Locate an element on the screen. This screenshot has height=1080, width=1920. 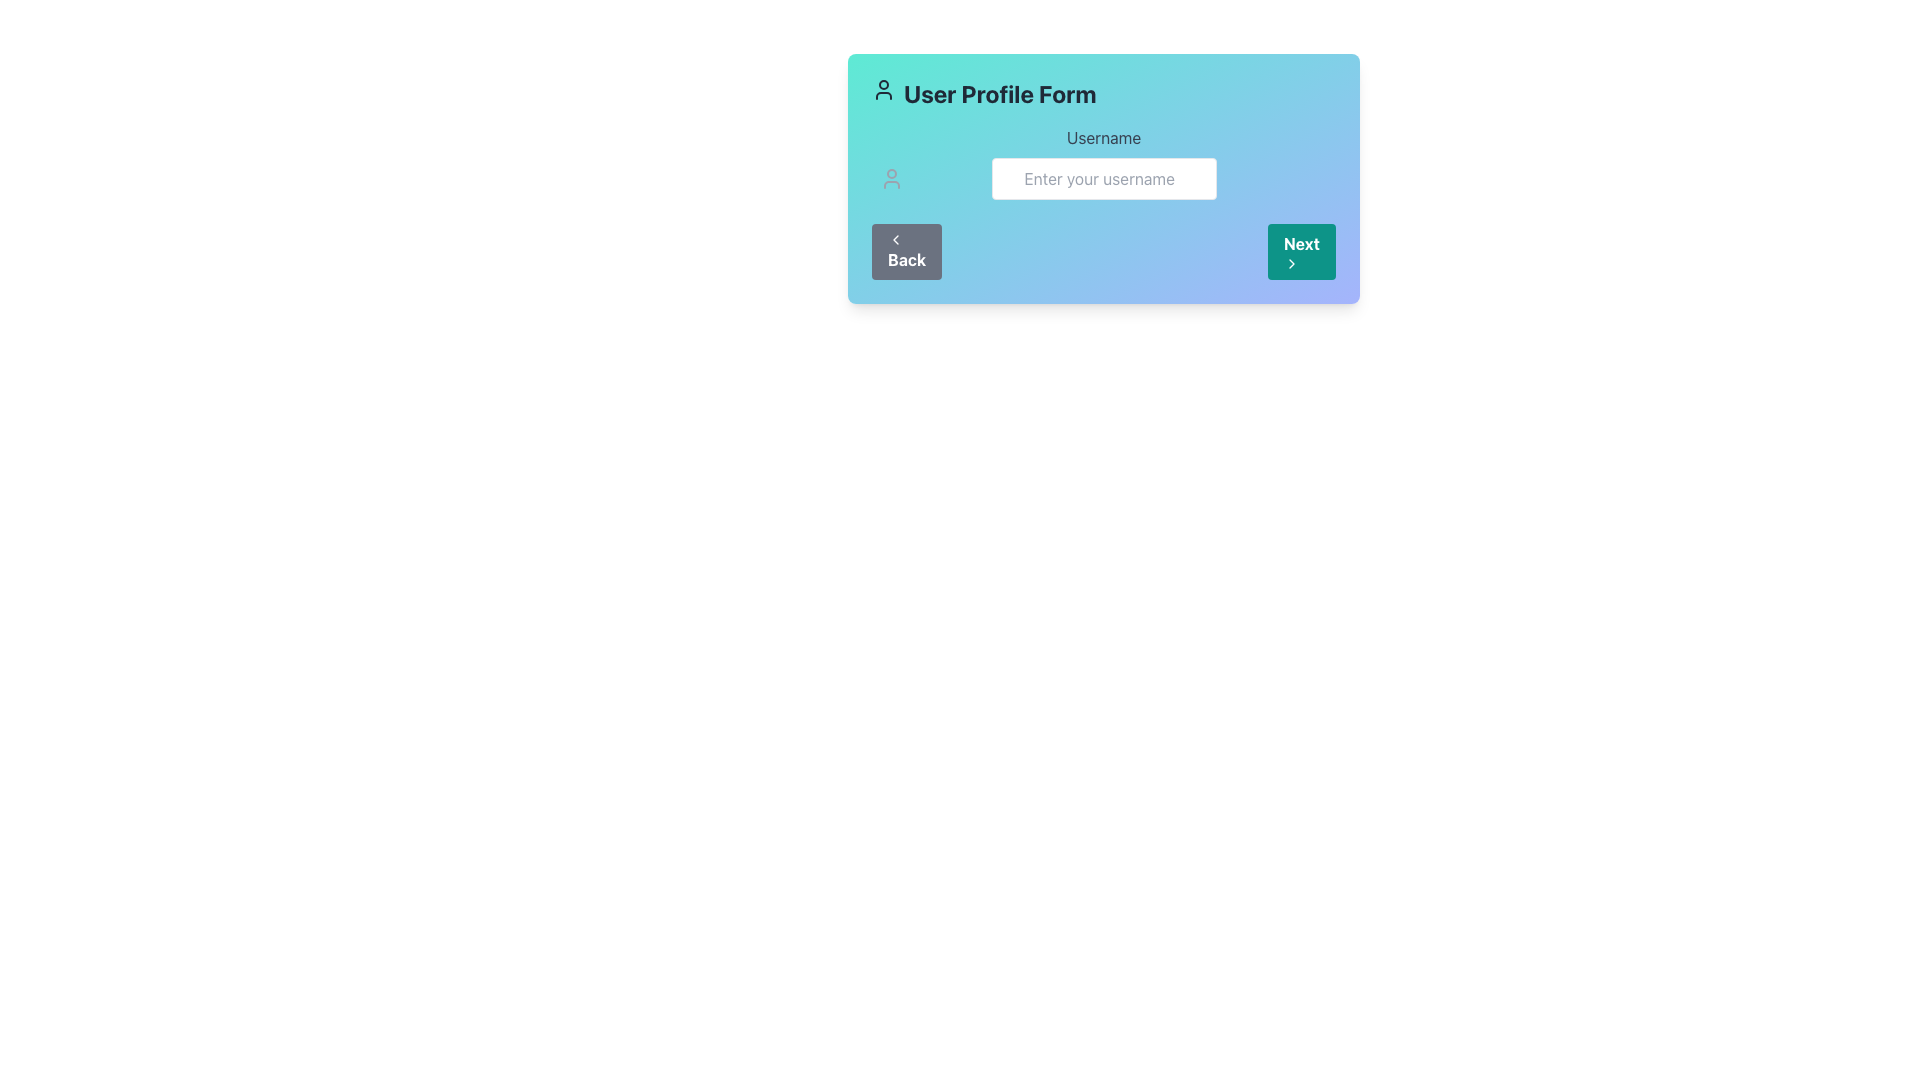
the 'Username' text input box, which has a light blue background and a placeholder 'Enter your username', to focus on it is located at coordinates (1103, 161).